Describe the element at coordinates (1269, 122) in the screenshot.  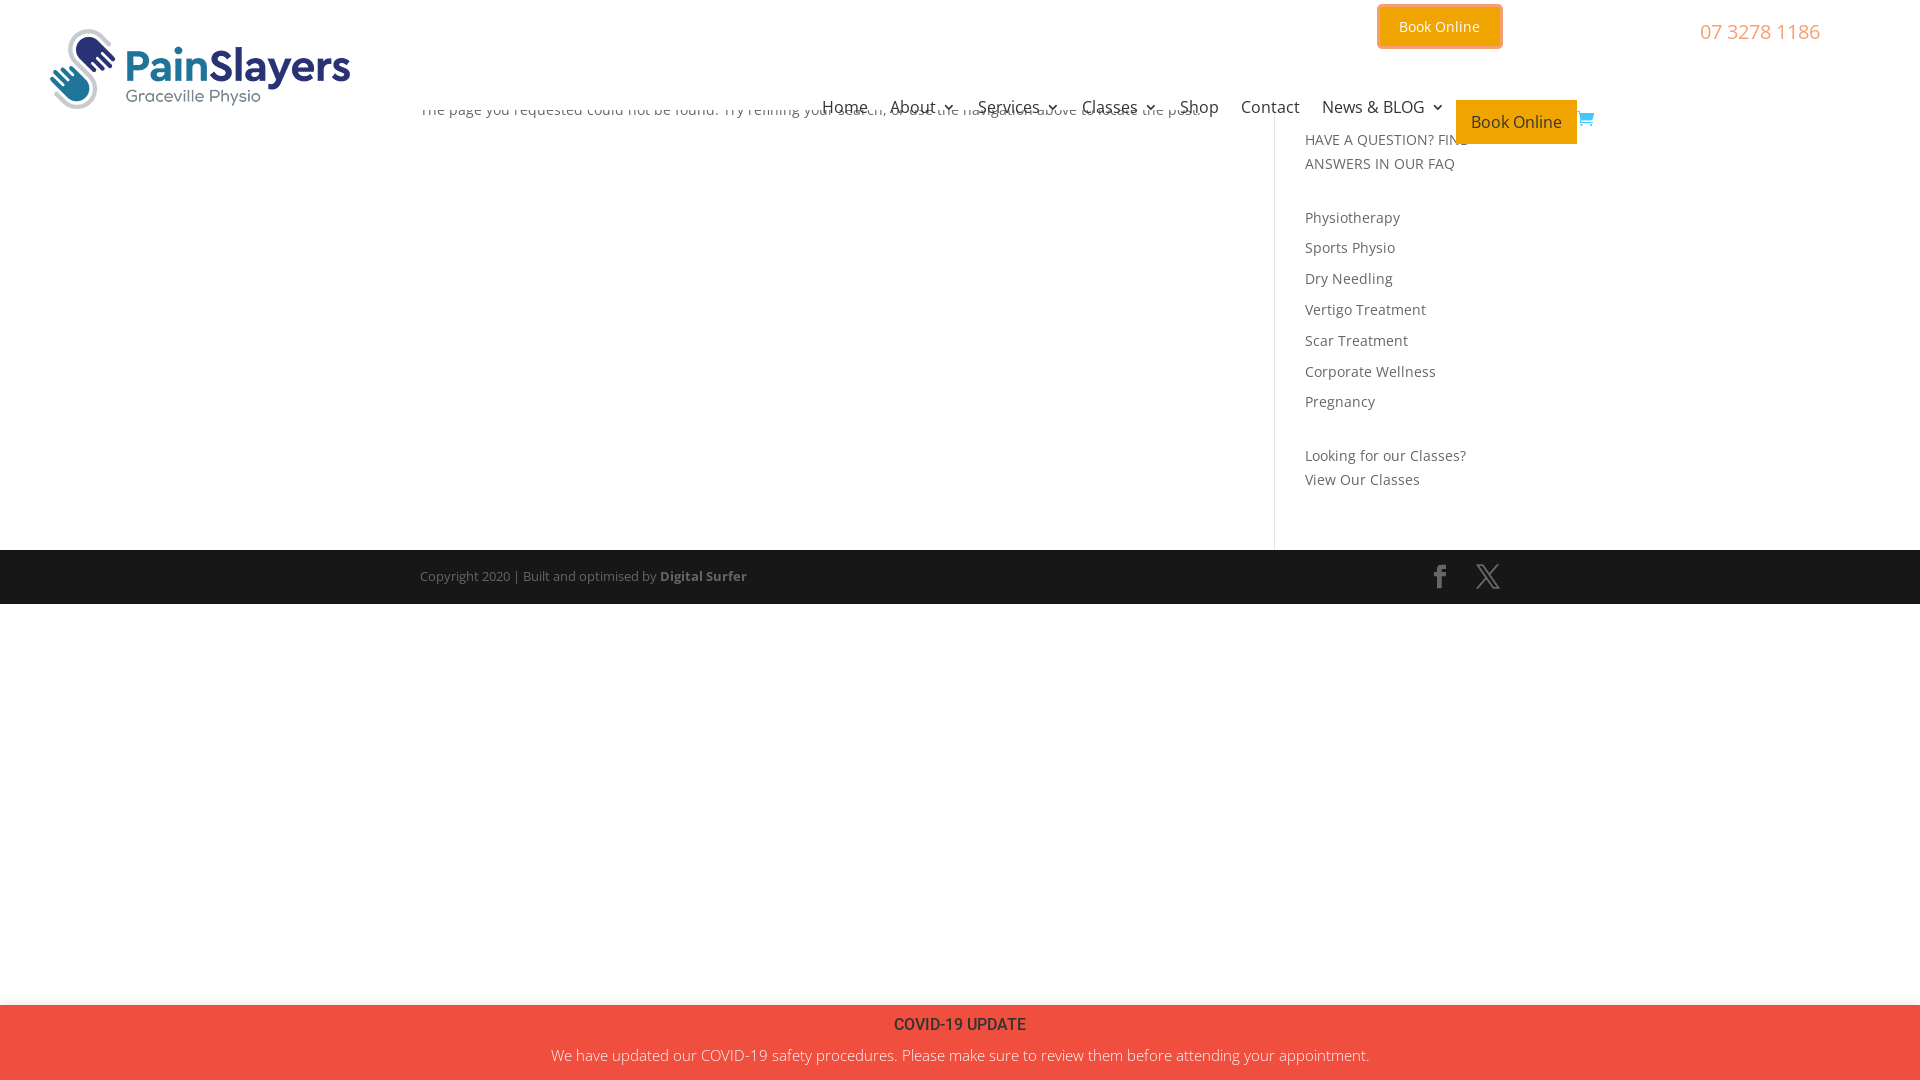
I see `'Contact'` at that location.